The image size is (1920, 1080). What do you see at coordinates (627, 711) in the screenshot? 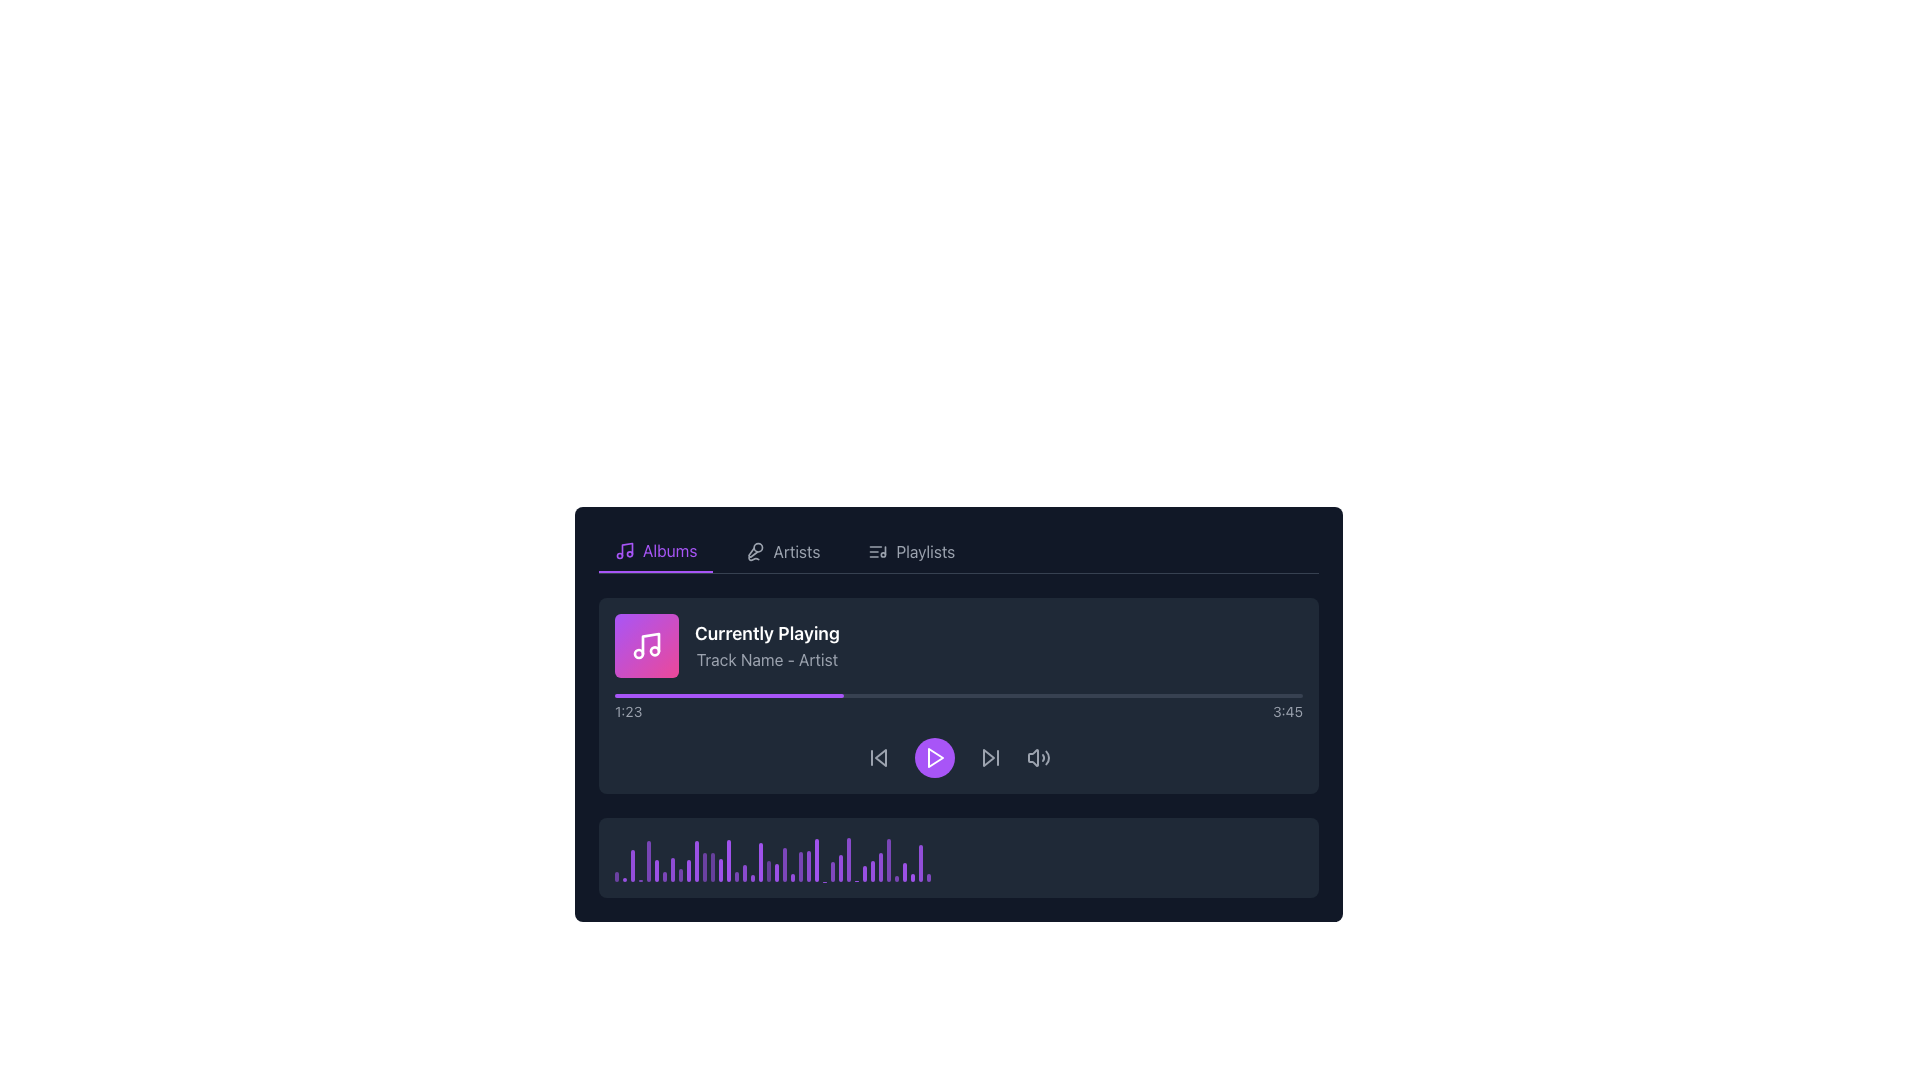
I see `the current playback time displayed in the Text Label located to the left of '3:45' in the media player interface` at bounding box center [627, 711].